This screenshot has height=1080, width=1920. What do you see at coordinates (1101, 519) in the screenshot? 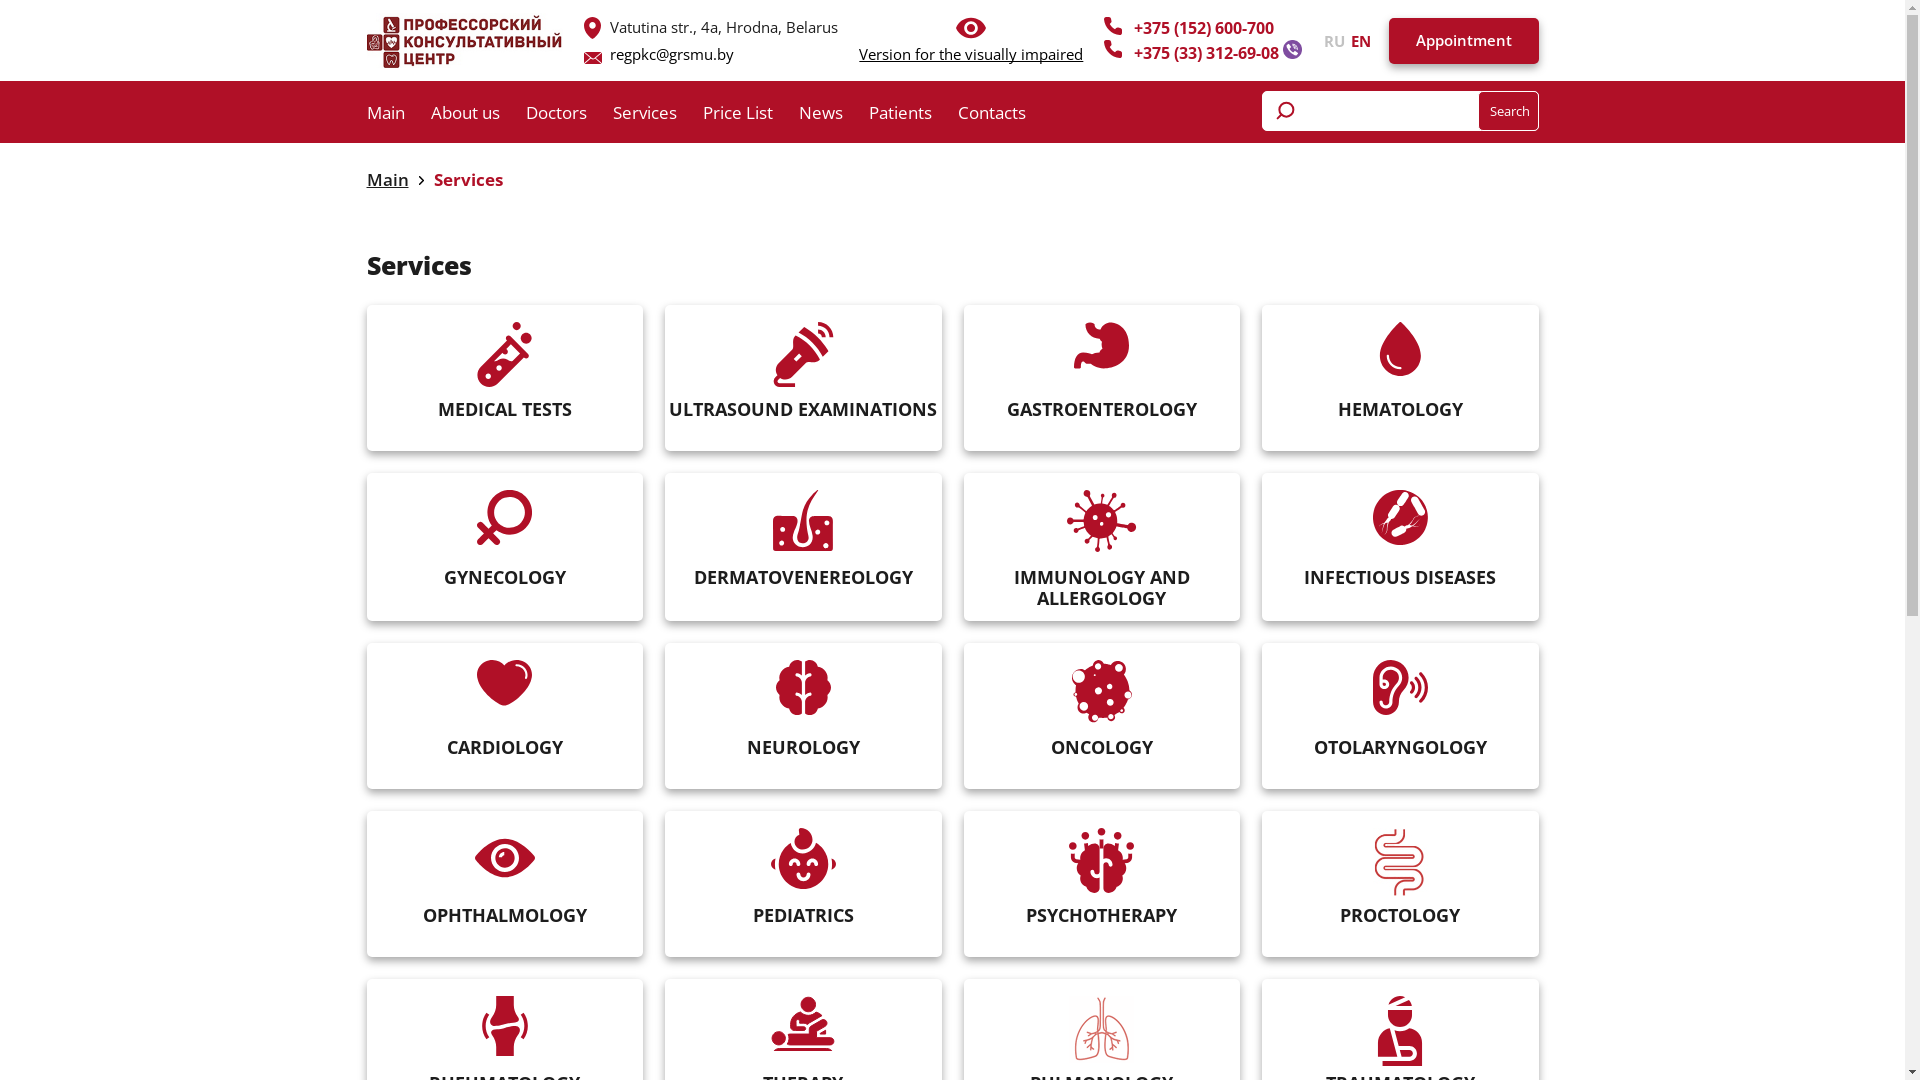
I see `'Immunology and allergology'` at bounding box center [1101, 519].